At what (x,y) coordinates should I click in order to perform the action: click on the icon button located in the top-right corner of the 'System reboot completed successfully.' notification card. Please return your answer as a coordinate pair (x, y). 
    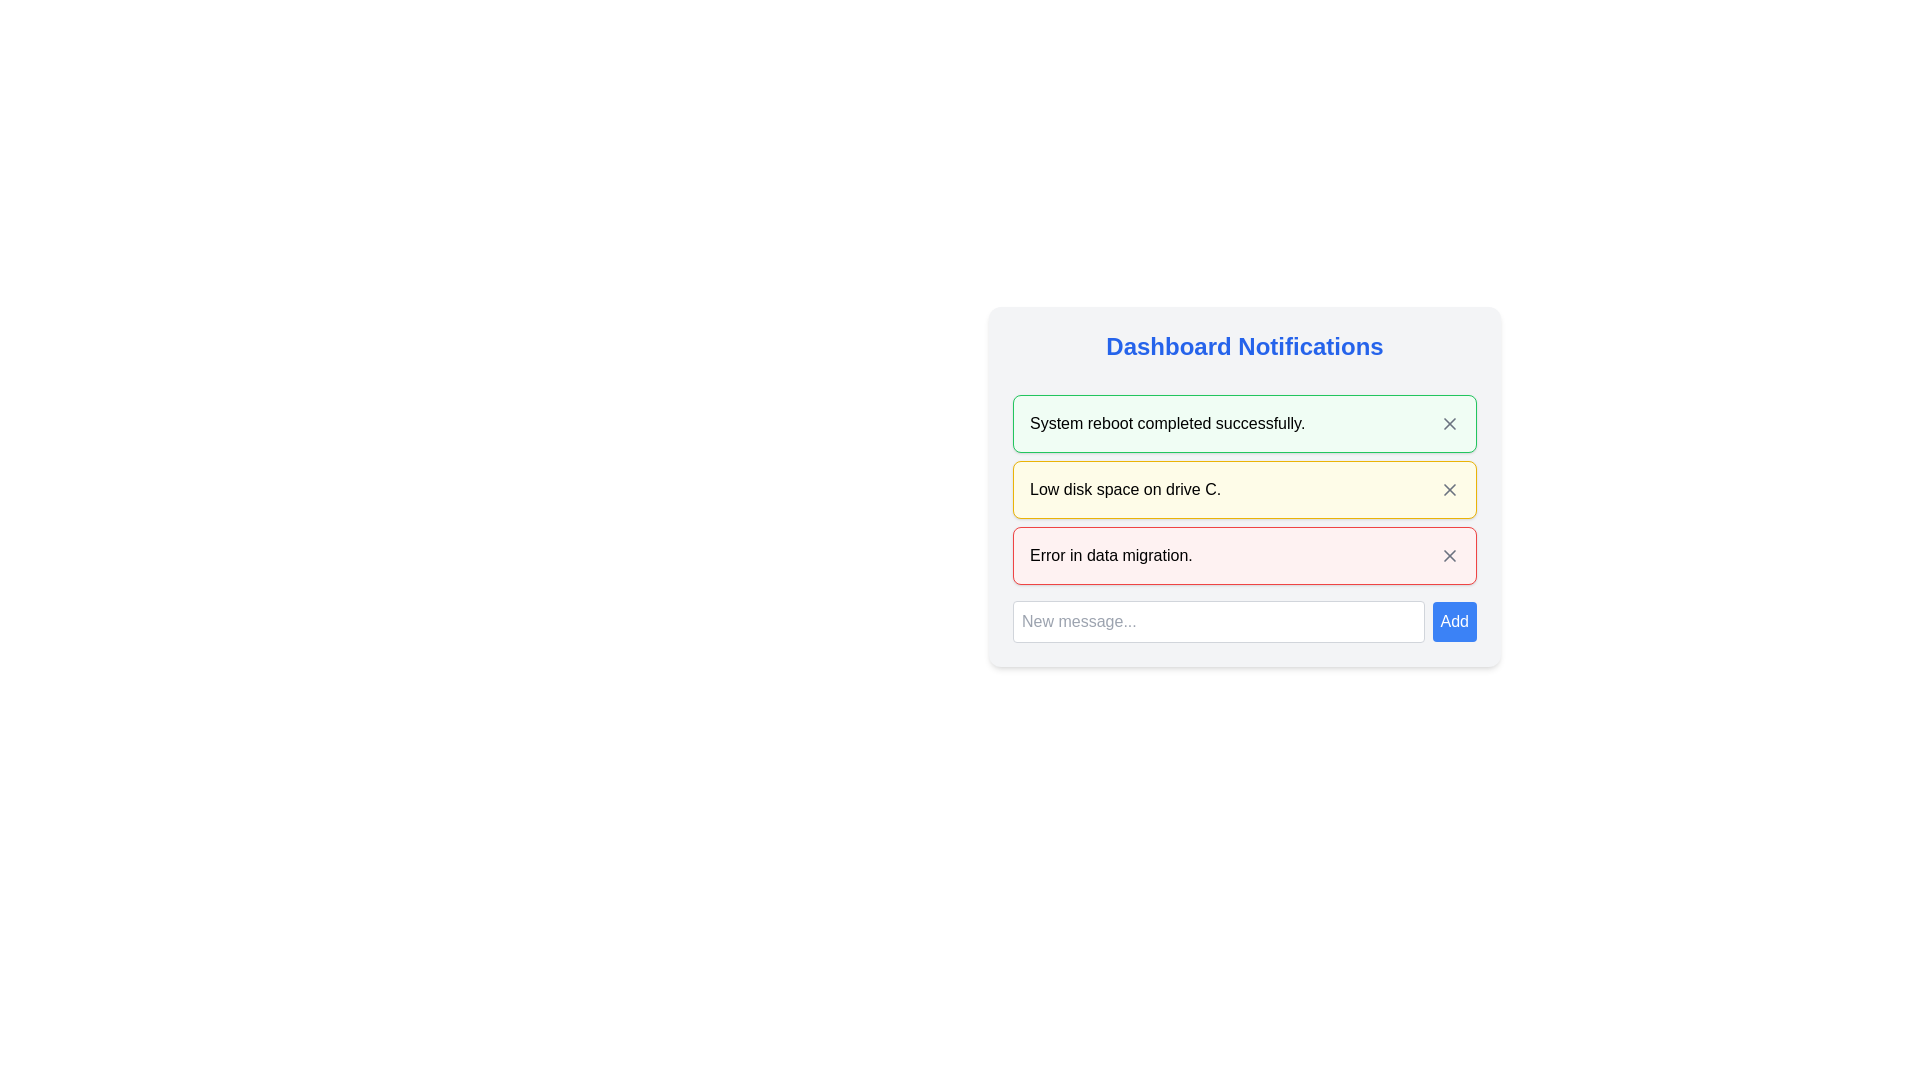
    Looking at the image, I should click on (1449, 423).